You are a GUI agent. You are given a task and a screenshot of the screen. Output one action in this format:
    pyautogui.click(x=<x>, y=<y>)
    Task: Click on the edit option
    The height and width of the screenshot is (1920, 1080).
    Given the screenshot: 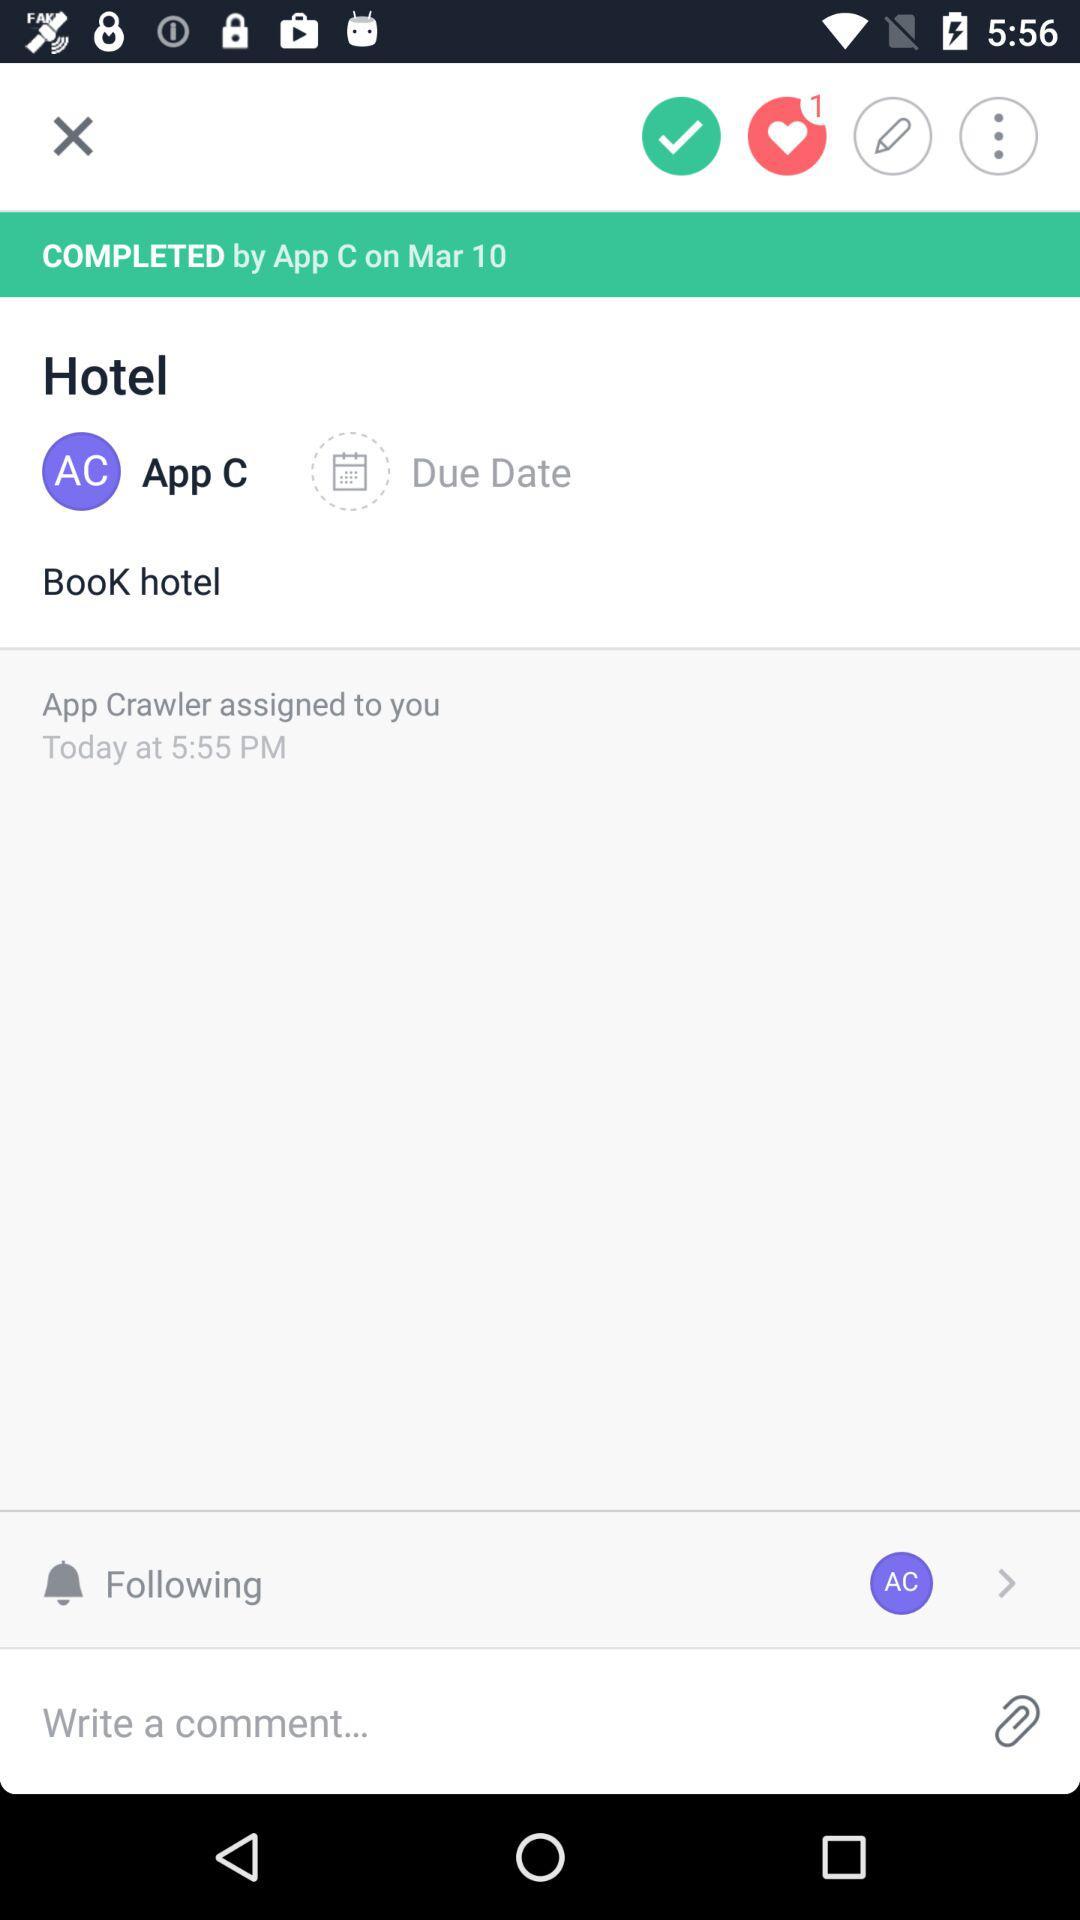 What is the action you would take?
    pyautogui.click(x=898, y=135)
    